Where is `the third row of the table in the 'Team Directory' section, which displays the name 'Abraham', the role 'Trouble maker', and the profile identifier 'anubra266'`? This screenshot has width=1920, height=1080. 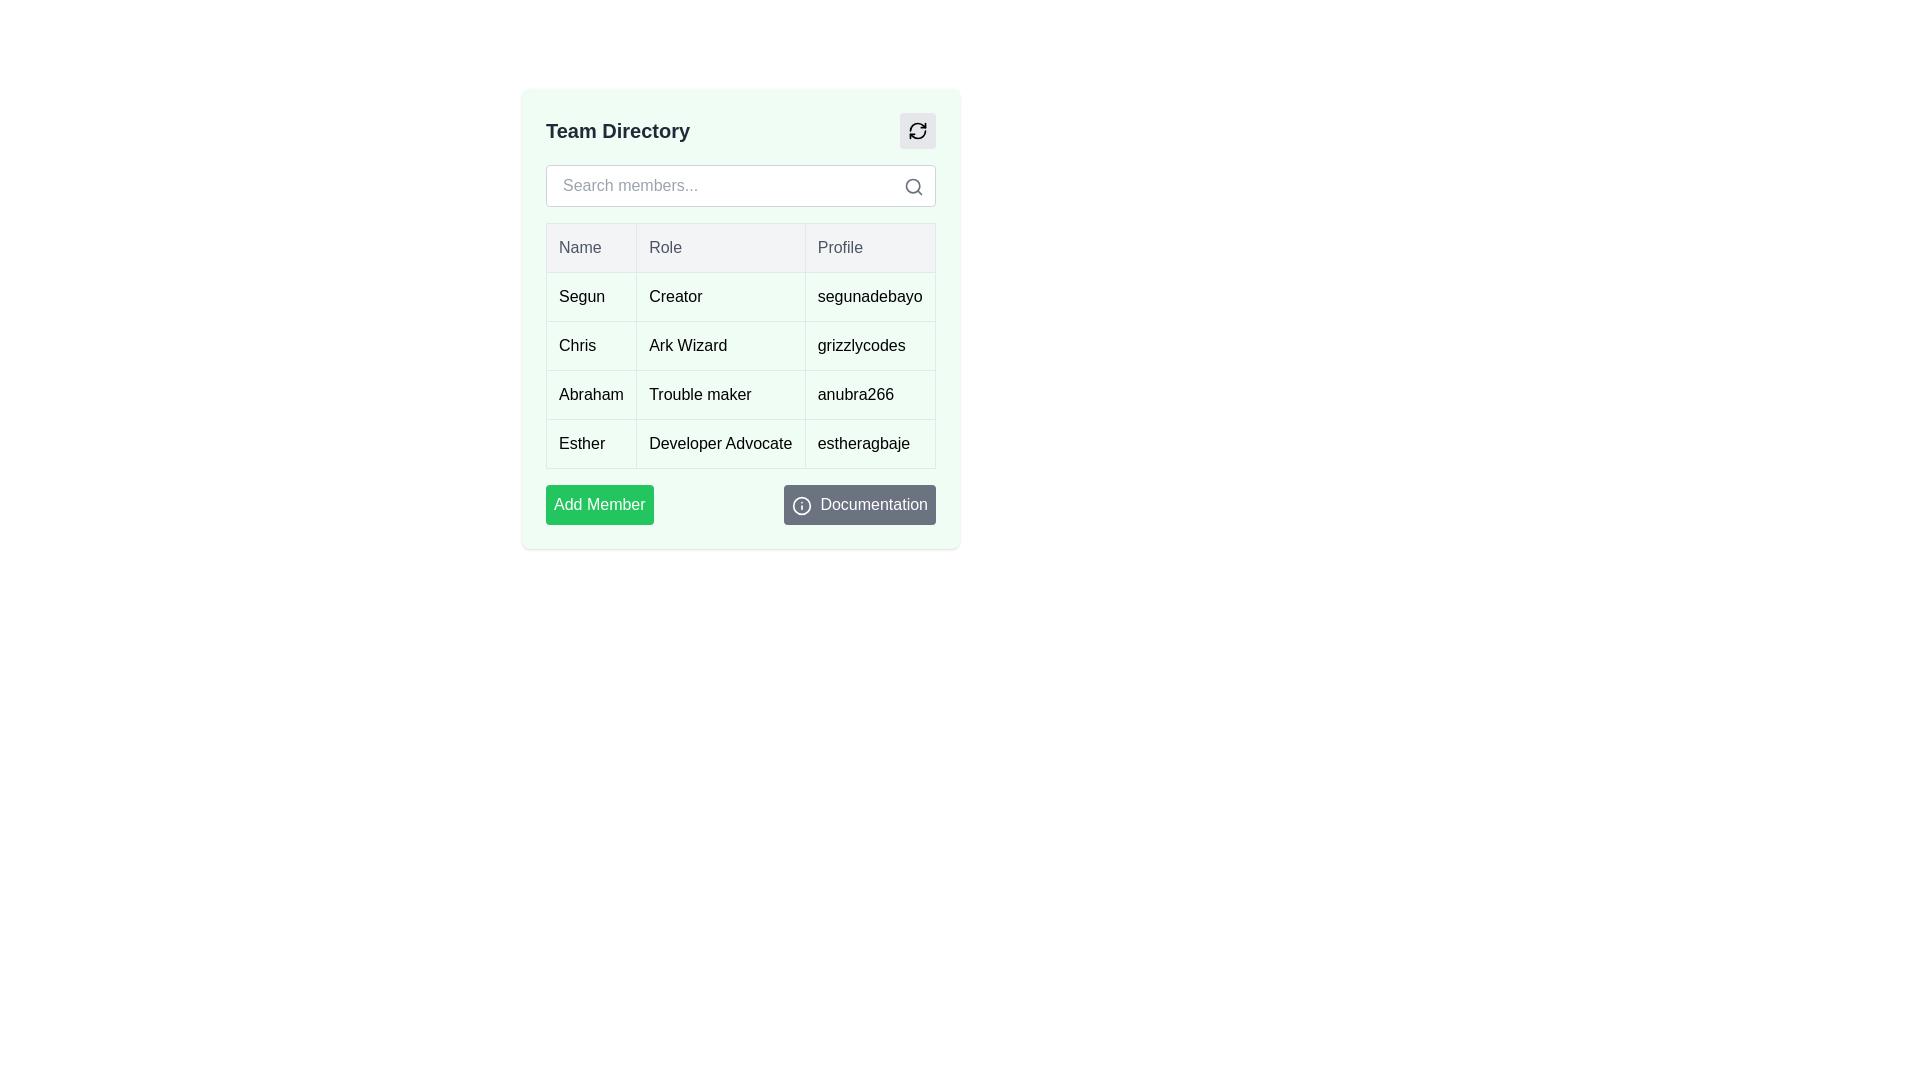
the third row of the table in the 'Team Directory' section, which displays the name 'Abraham', the role 'Trouble maker', and the profile identifier 'anubra266' is located at coordinates (739, 394).